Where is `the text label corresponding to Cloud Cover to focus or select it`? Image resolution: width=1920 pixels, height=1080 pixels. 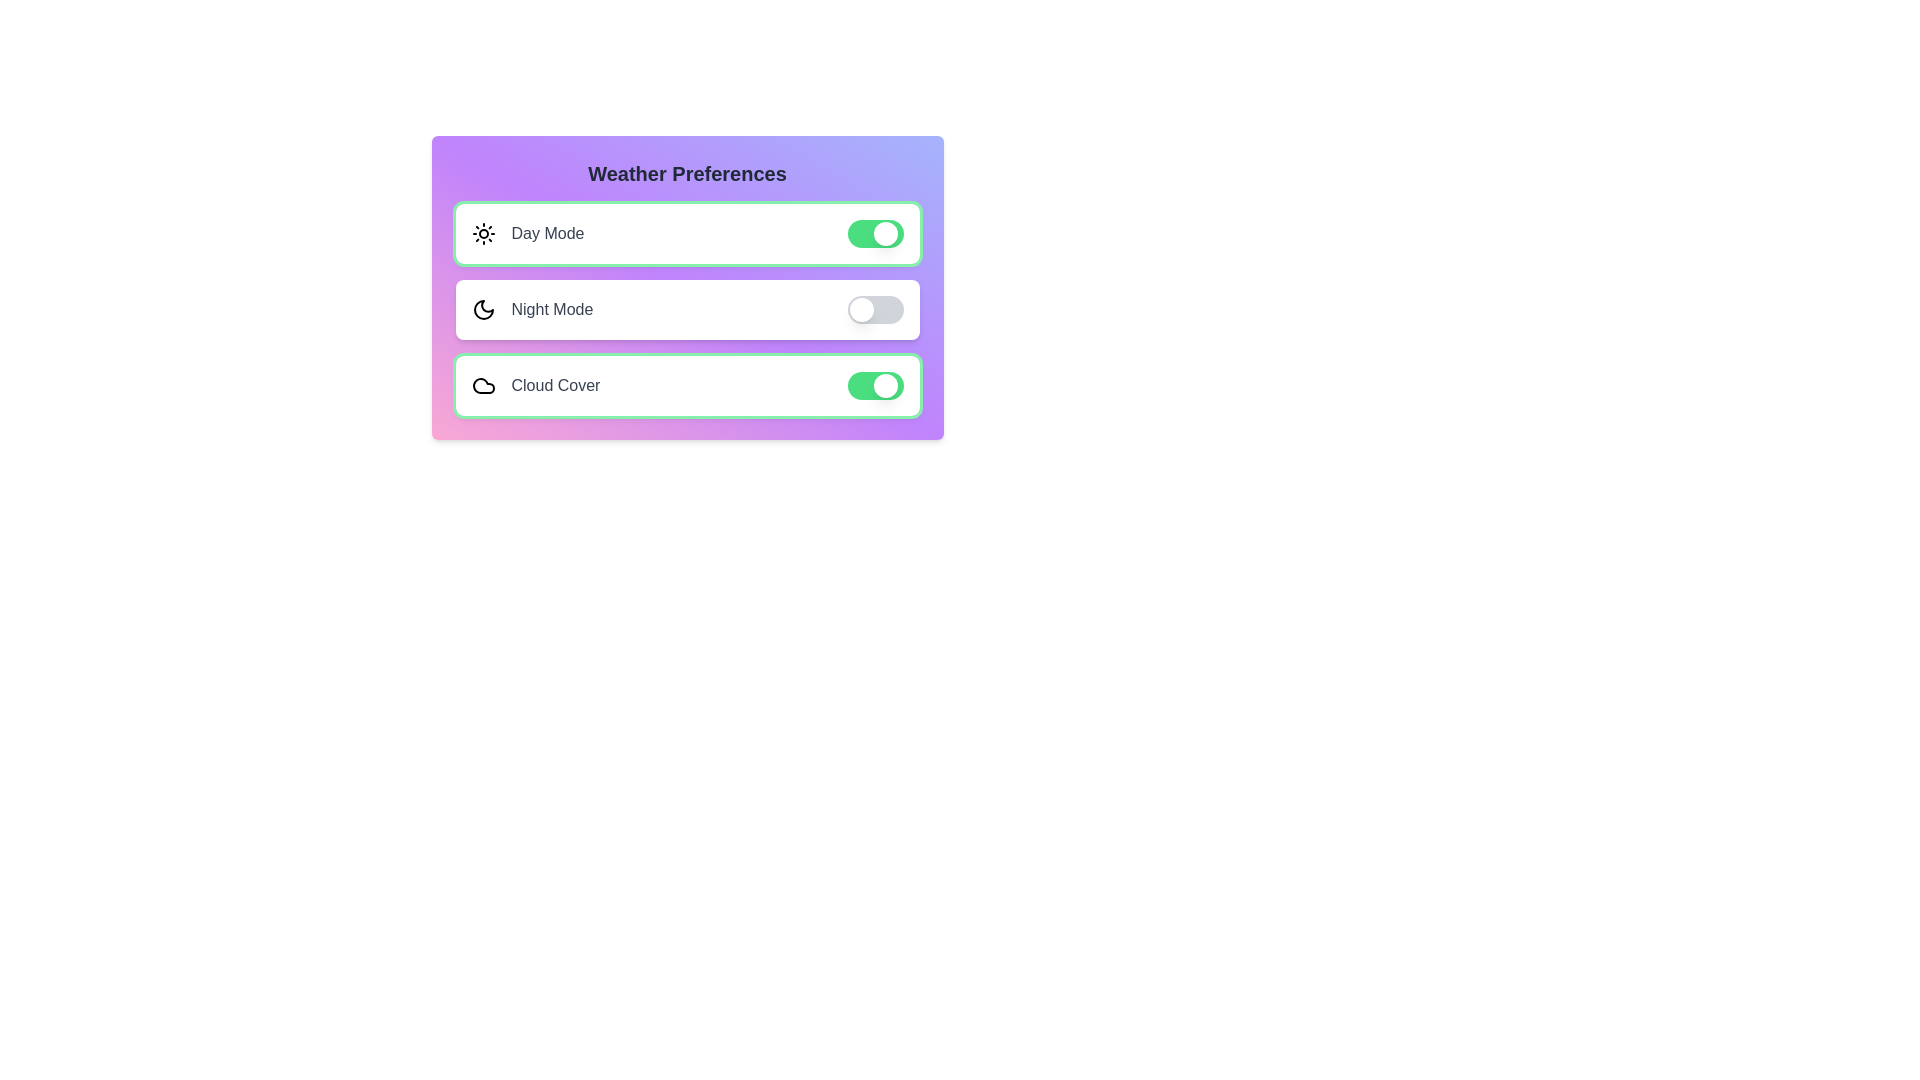
the text label corresponding to Cloud Cover to focus or select it is located at coordinates (556, 385).